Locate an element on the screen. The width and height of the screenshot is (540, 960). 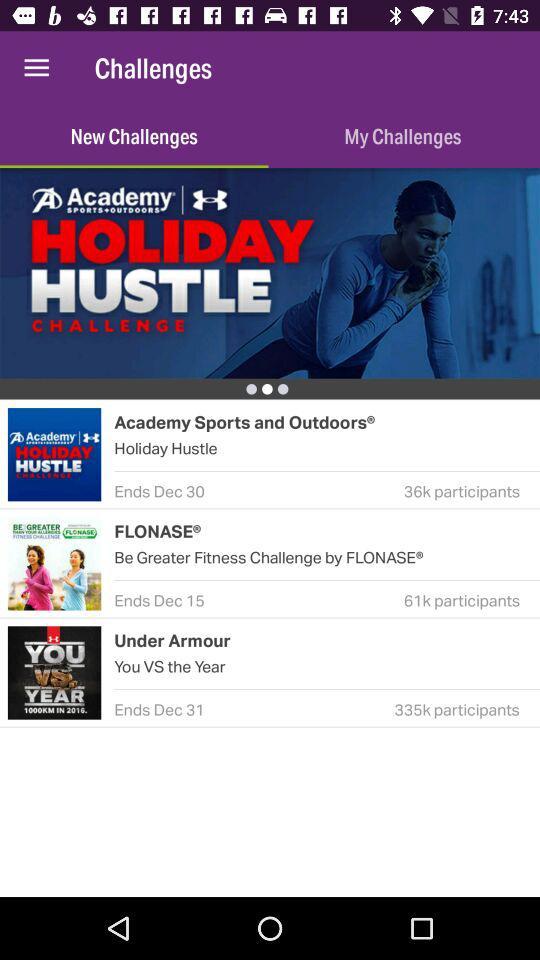
to display banner is located at coordinates (270, 272).